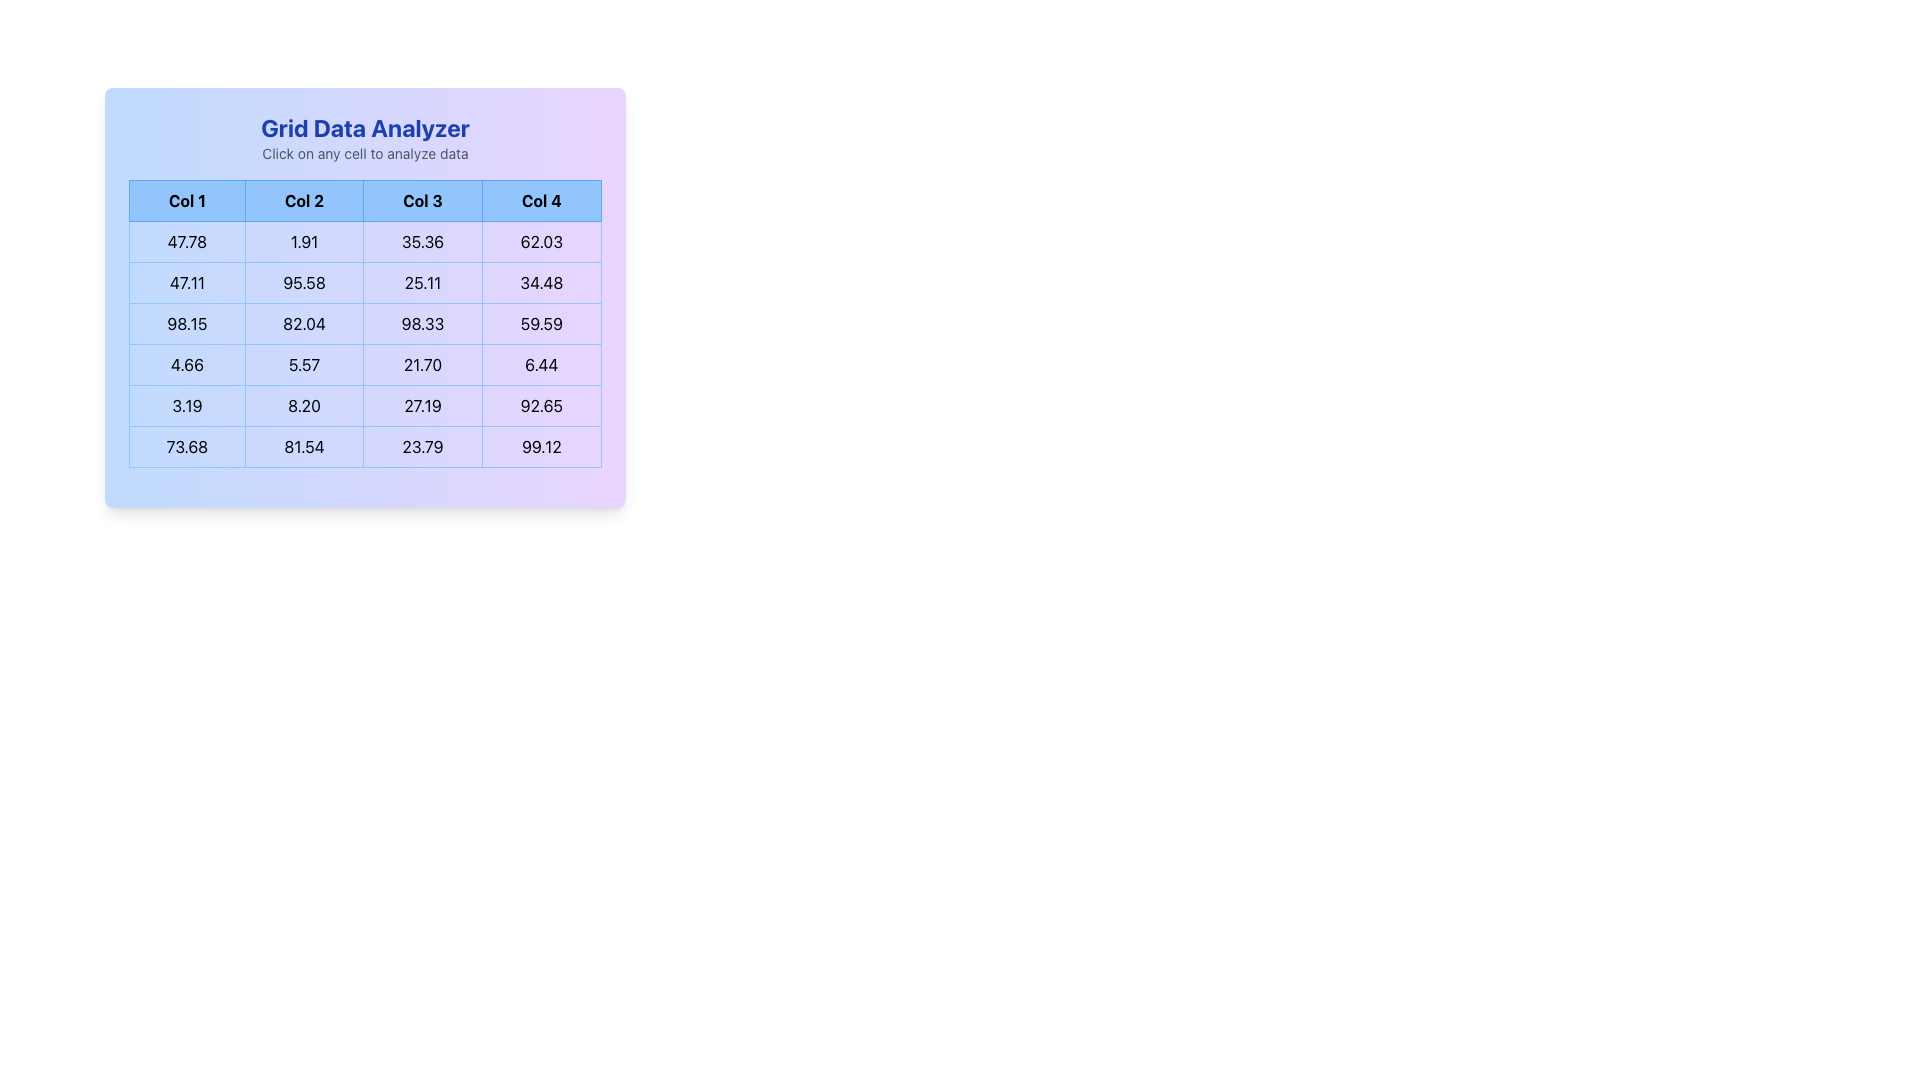 This screenshot has height=1080, width=1920. I want to click on the header cell representing the third column in the table, located between 'Col 2' and 'Col 4', so click(421, 200).